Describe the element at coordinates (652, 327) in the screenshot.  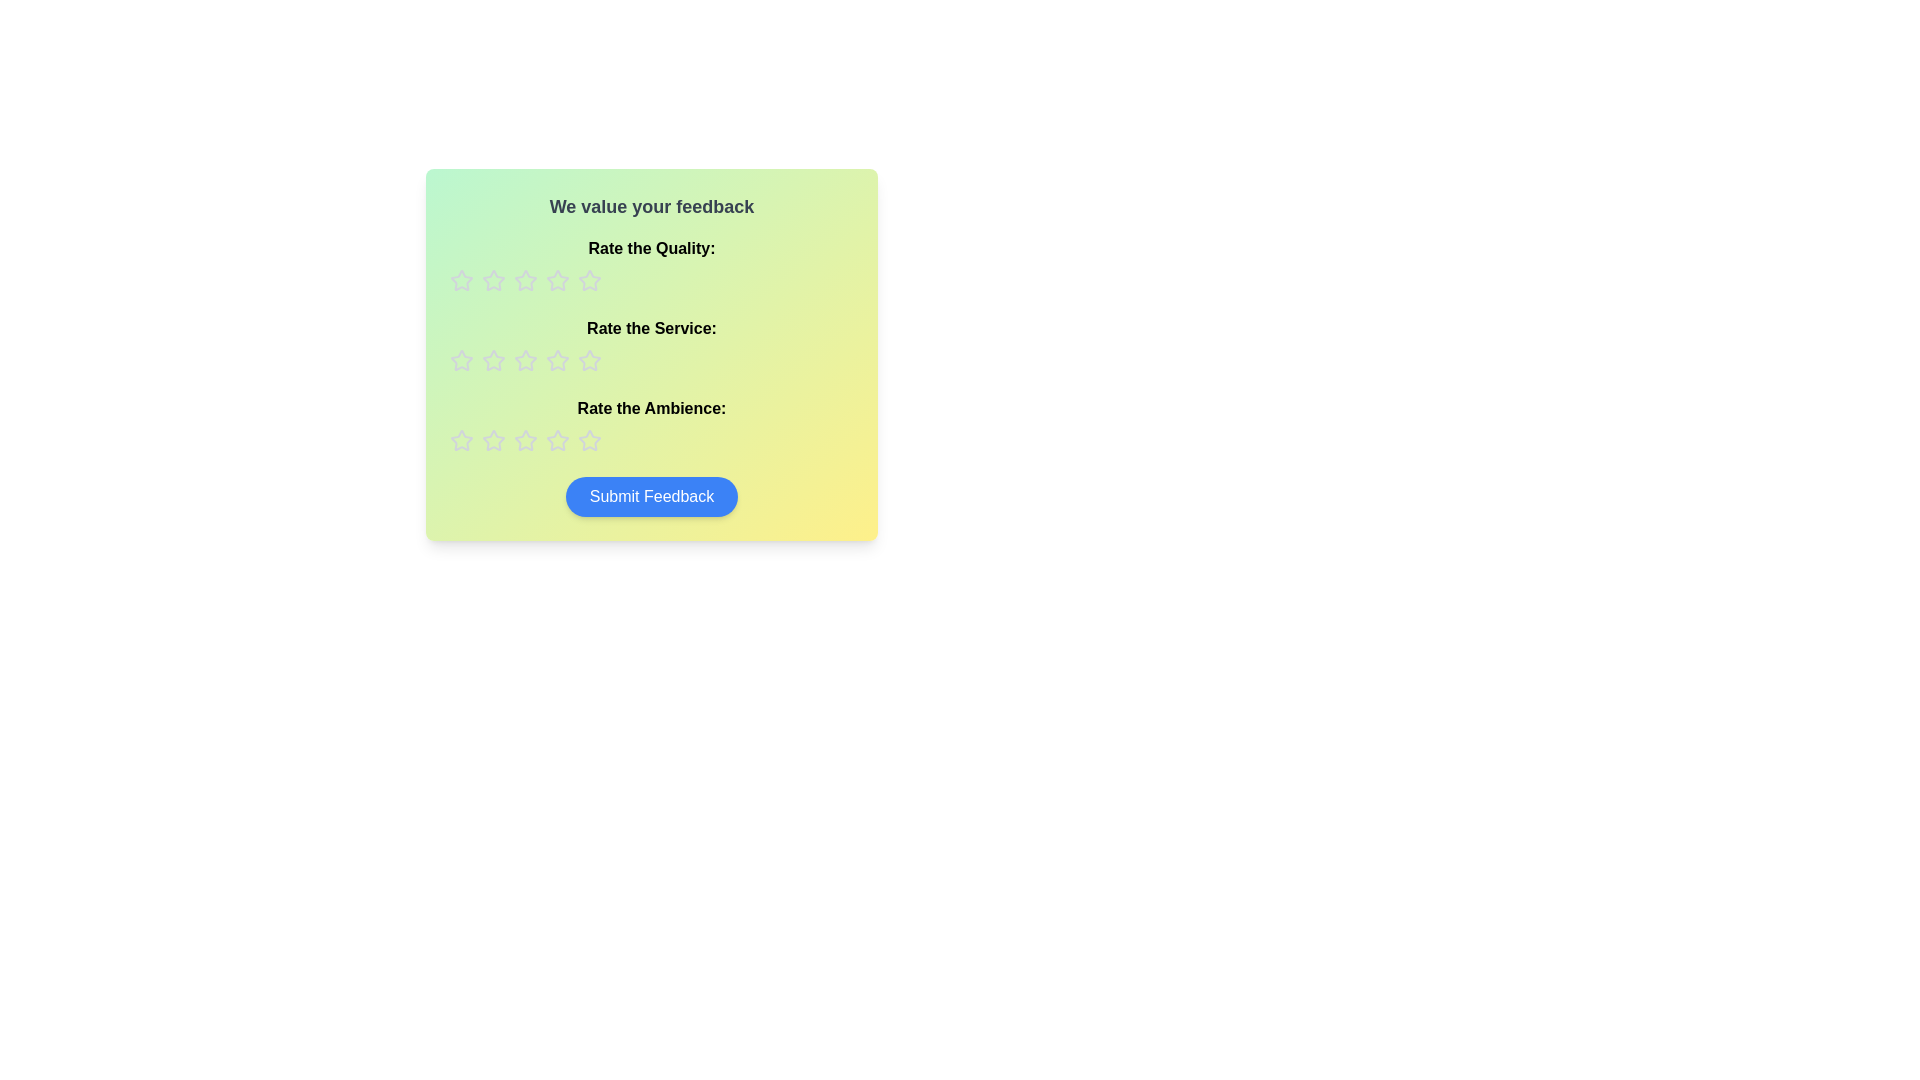
I see `the static text label that serves as the title for the service rating section, positioned below 'Rate the Quality:' and above 'Rate the Ambience:' in the feedback form` at that location.